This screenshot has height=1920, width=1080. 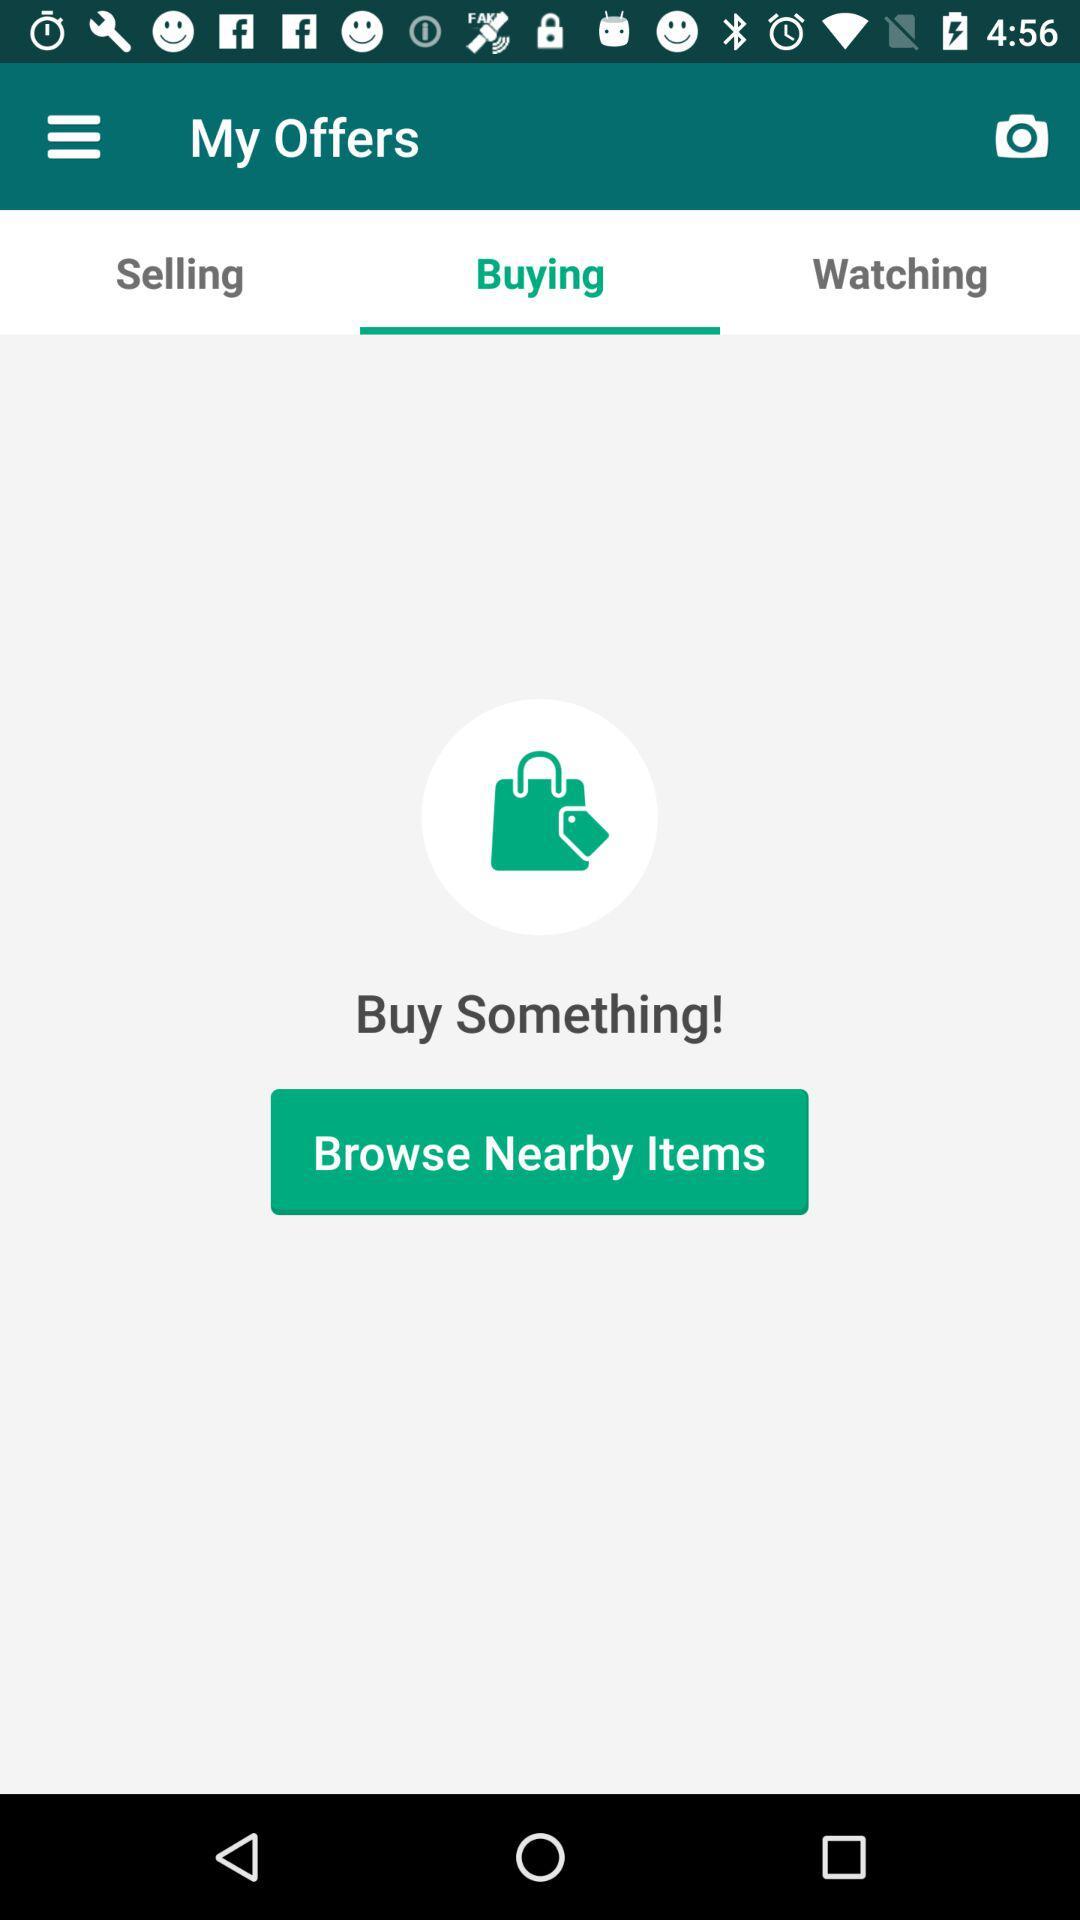 I want to click on buying, so click(x=540, y=271).